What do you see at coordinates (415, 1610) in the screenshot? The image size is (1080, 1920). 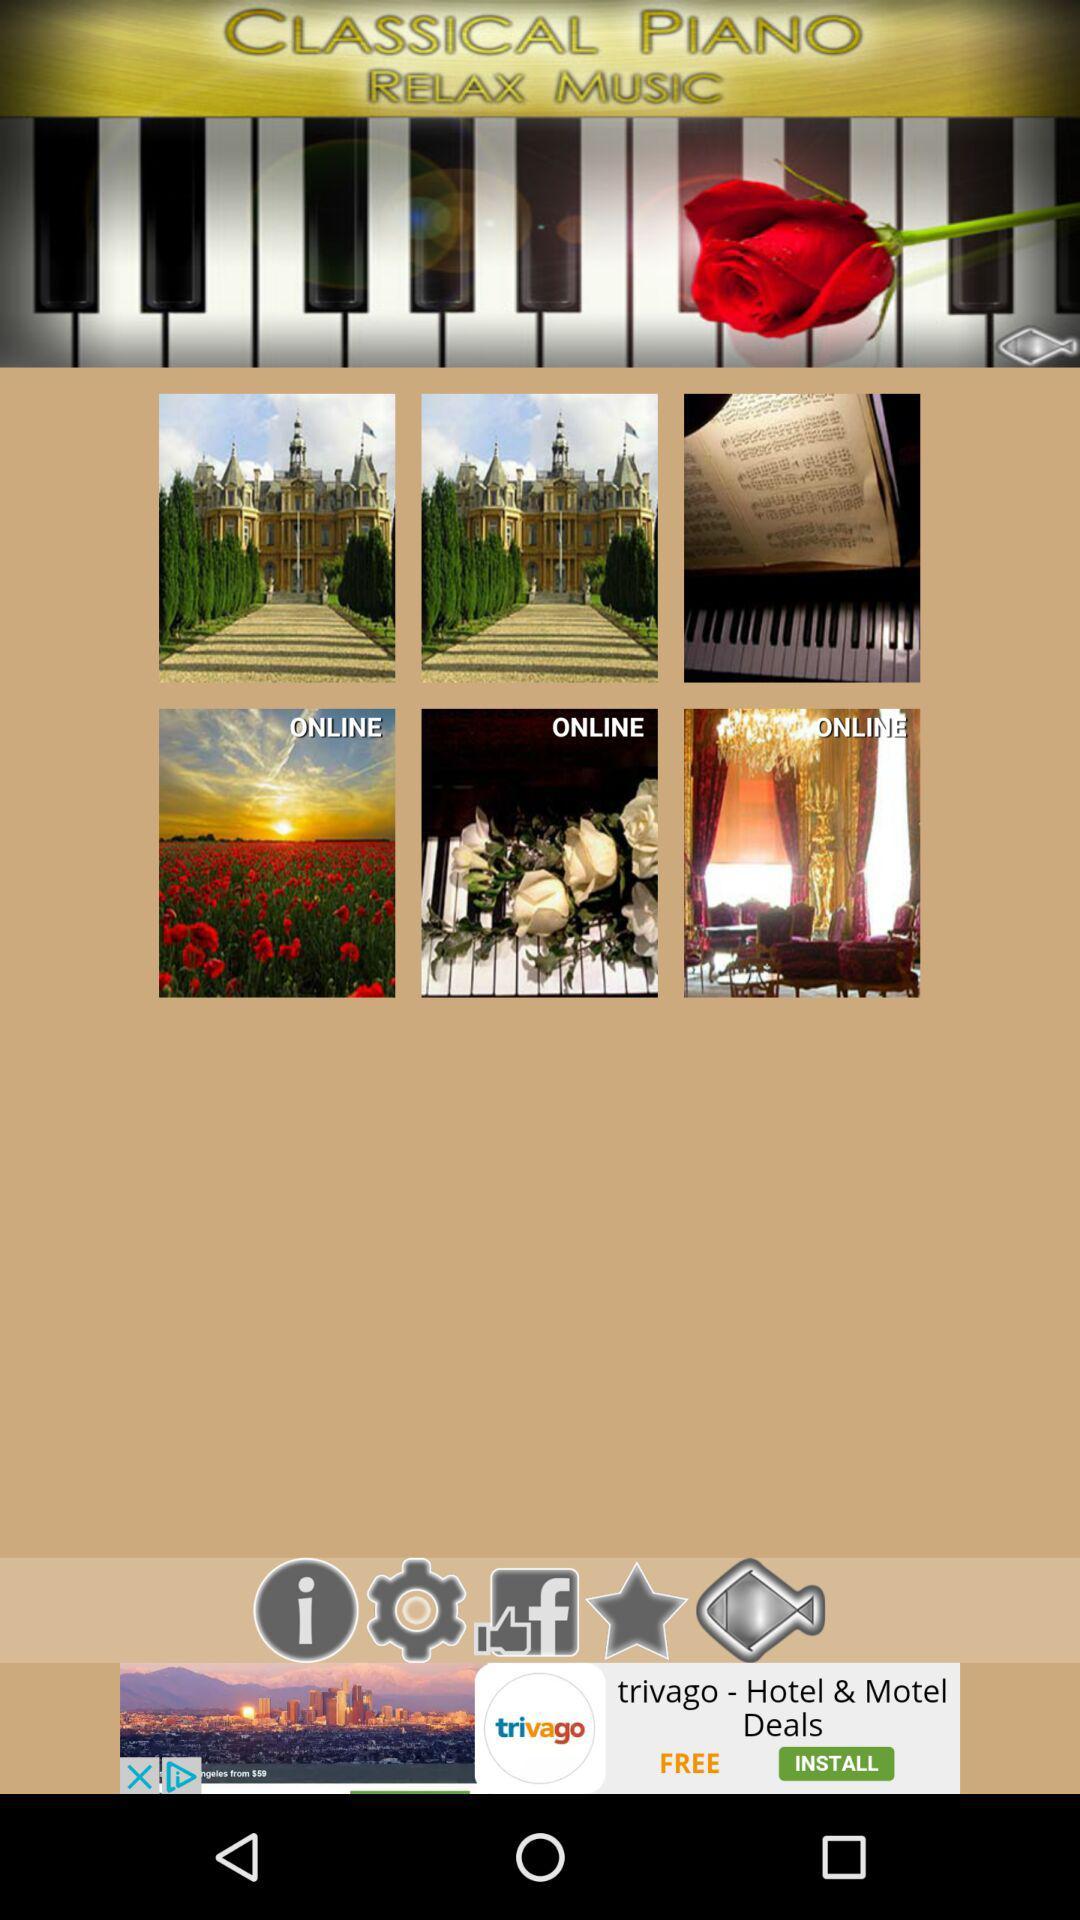 I see `shows setting icon` at bounding box center [415, 1610].